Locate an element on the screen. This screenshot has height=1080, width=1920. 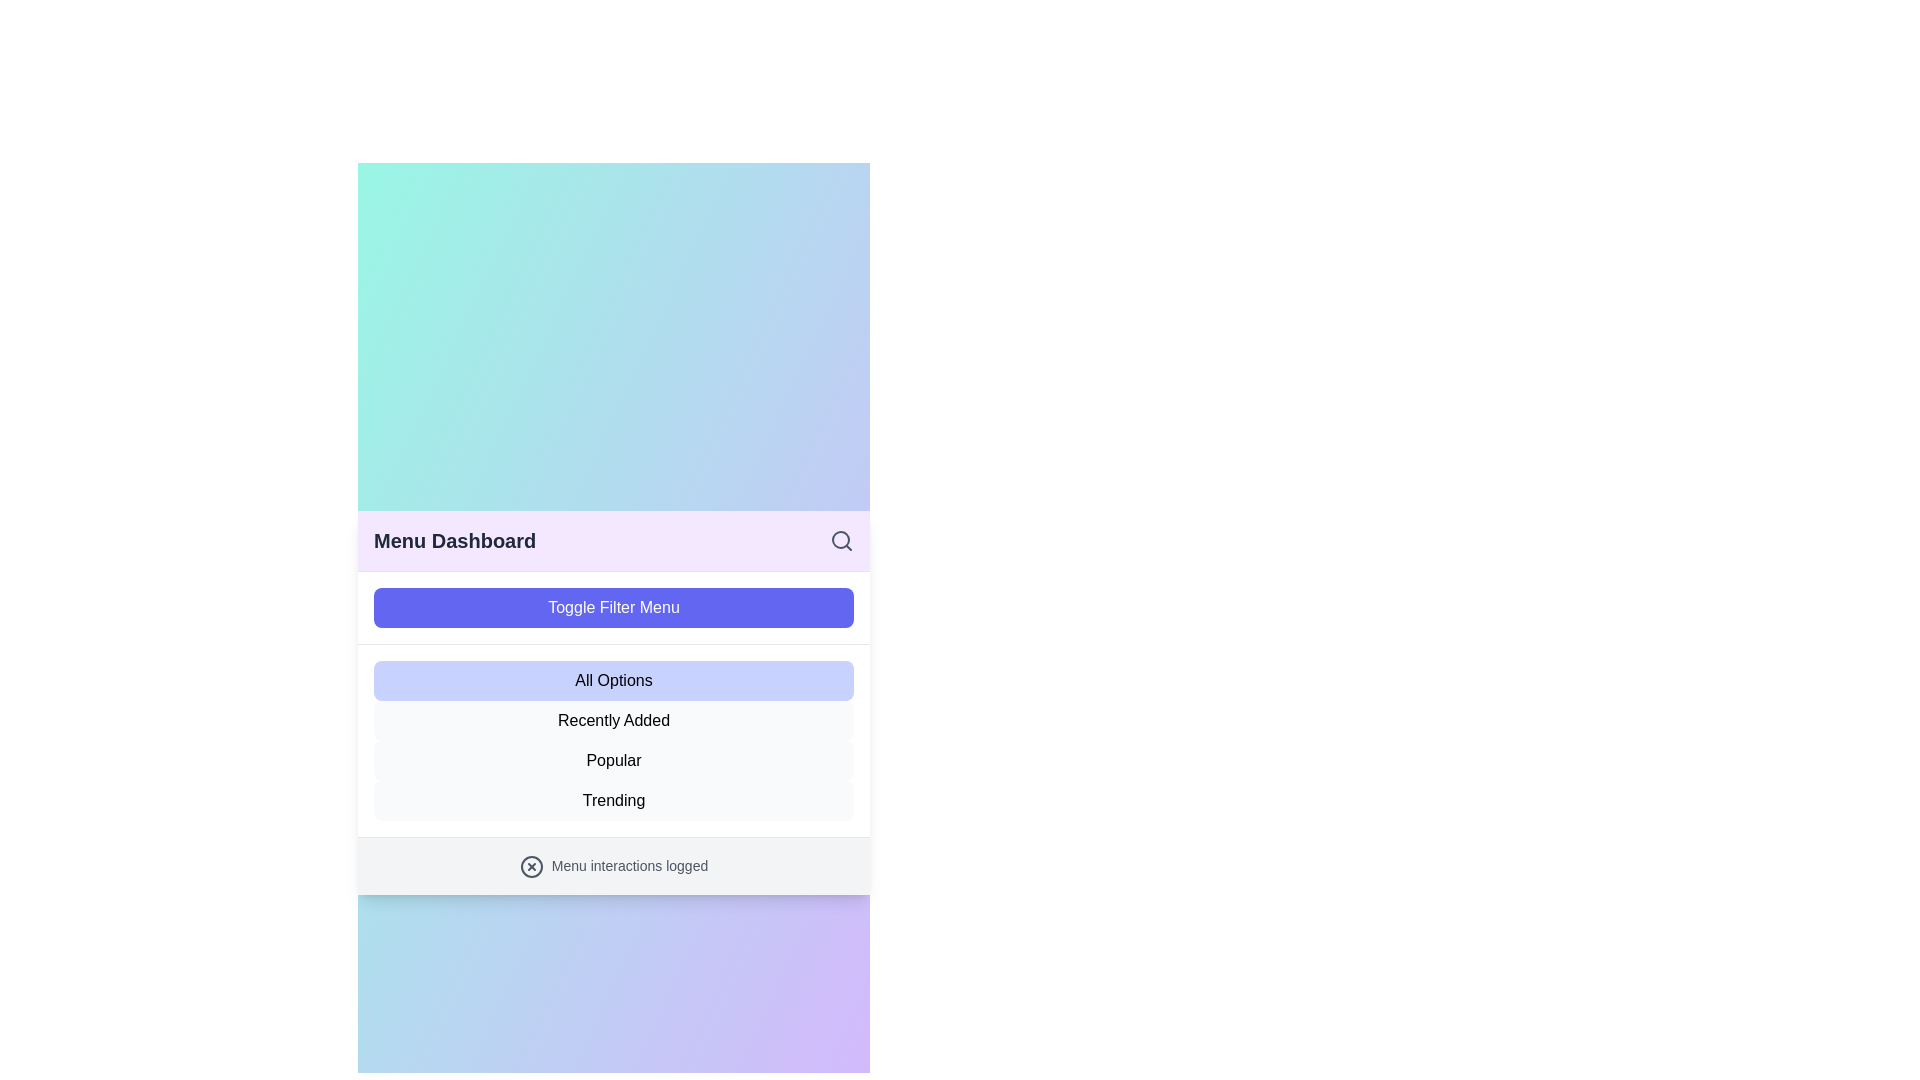
the menu option Trending from the list is located at coordinates (613, 800).